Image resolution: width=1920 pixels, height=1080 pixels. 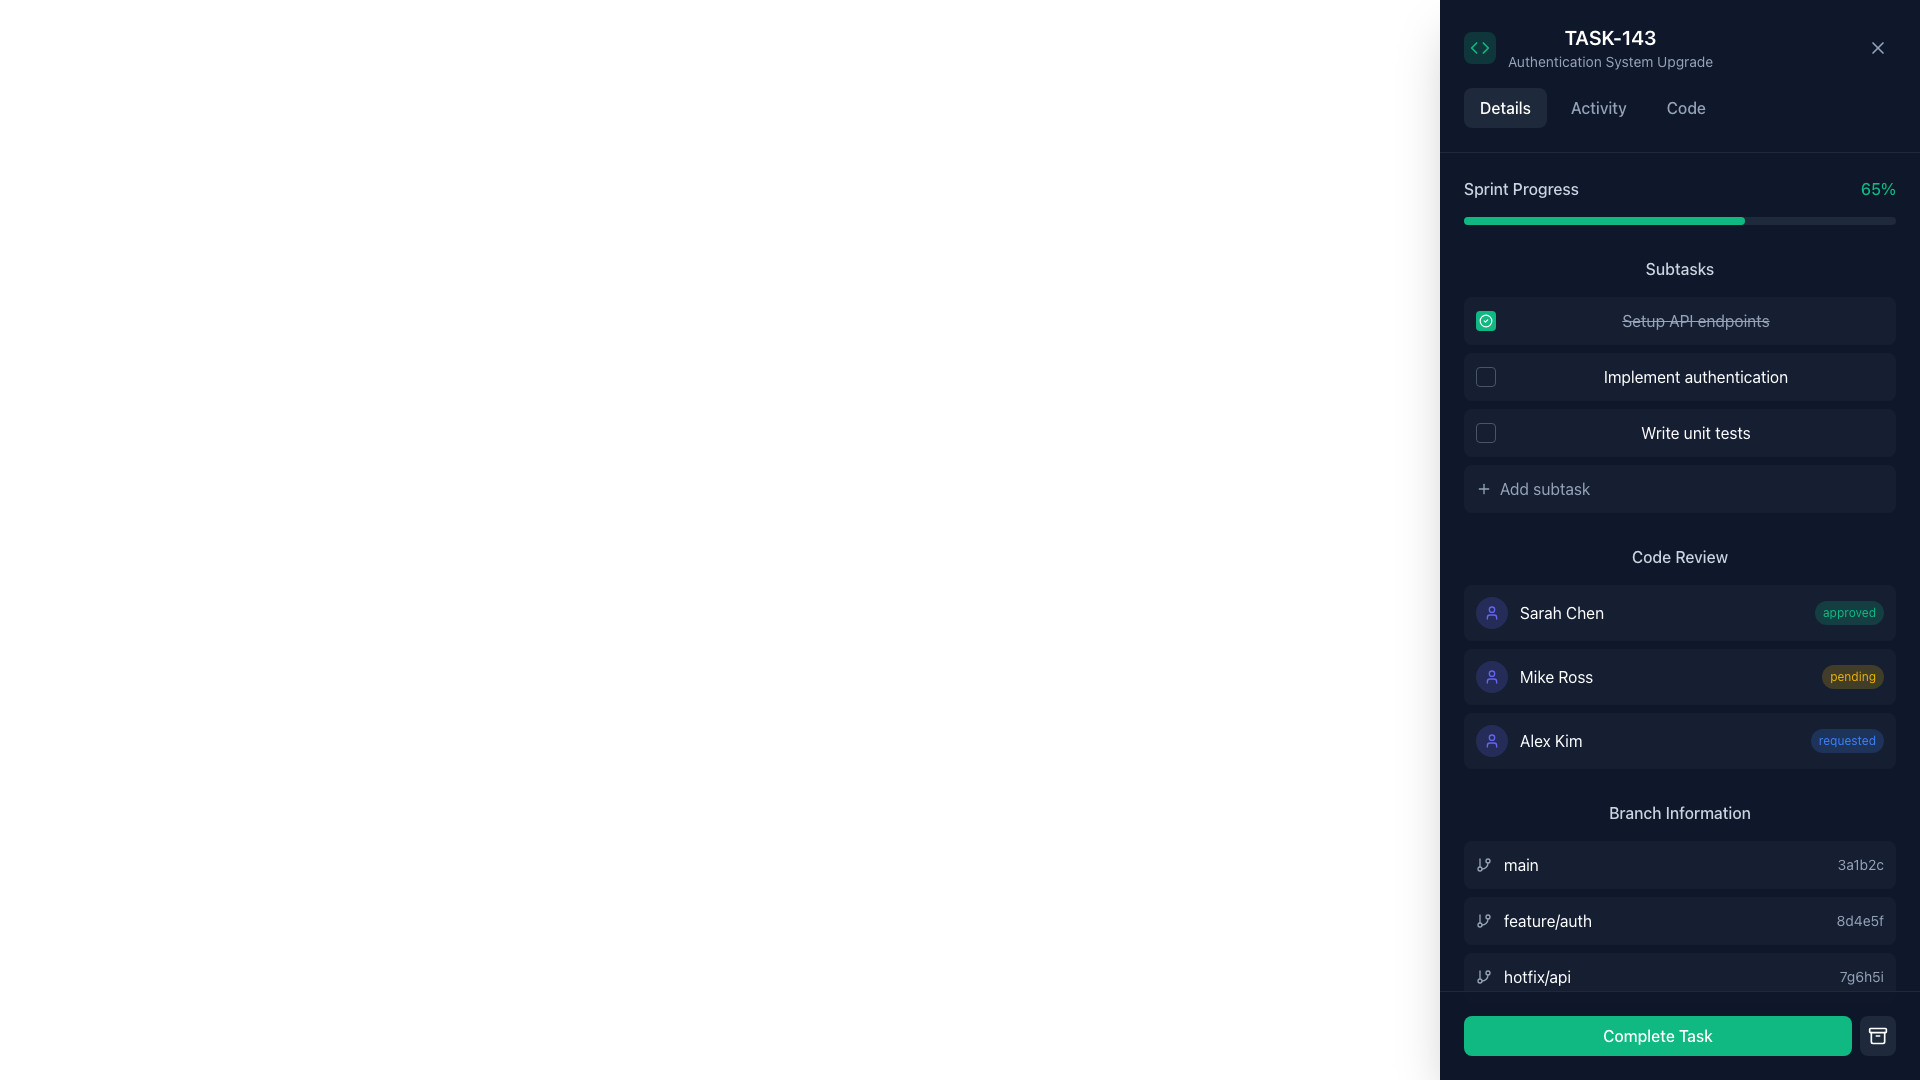 I want to click on the composite UI element containing the task identifier 'TASK-143' and the subtitle 'Authentication System Upgrade', which features a code-like icon in a green background, so click(x=1587, y=46).